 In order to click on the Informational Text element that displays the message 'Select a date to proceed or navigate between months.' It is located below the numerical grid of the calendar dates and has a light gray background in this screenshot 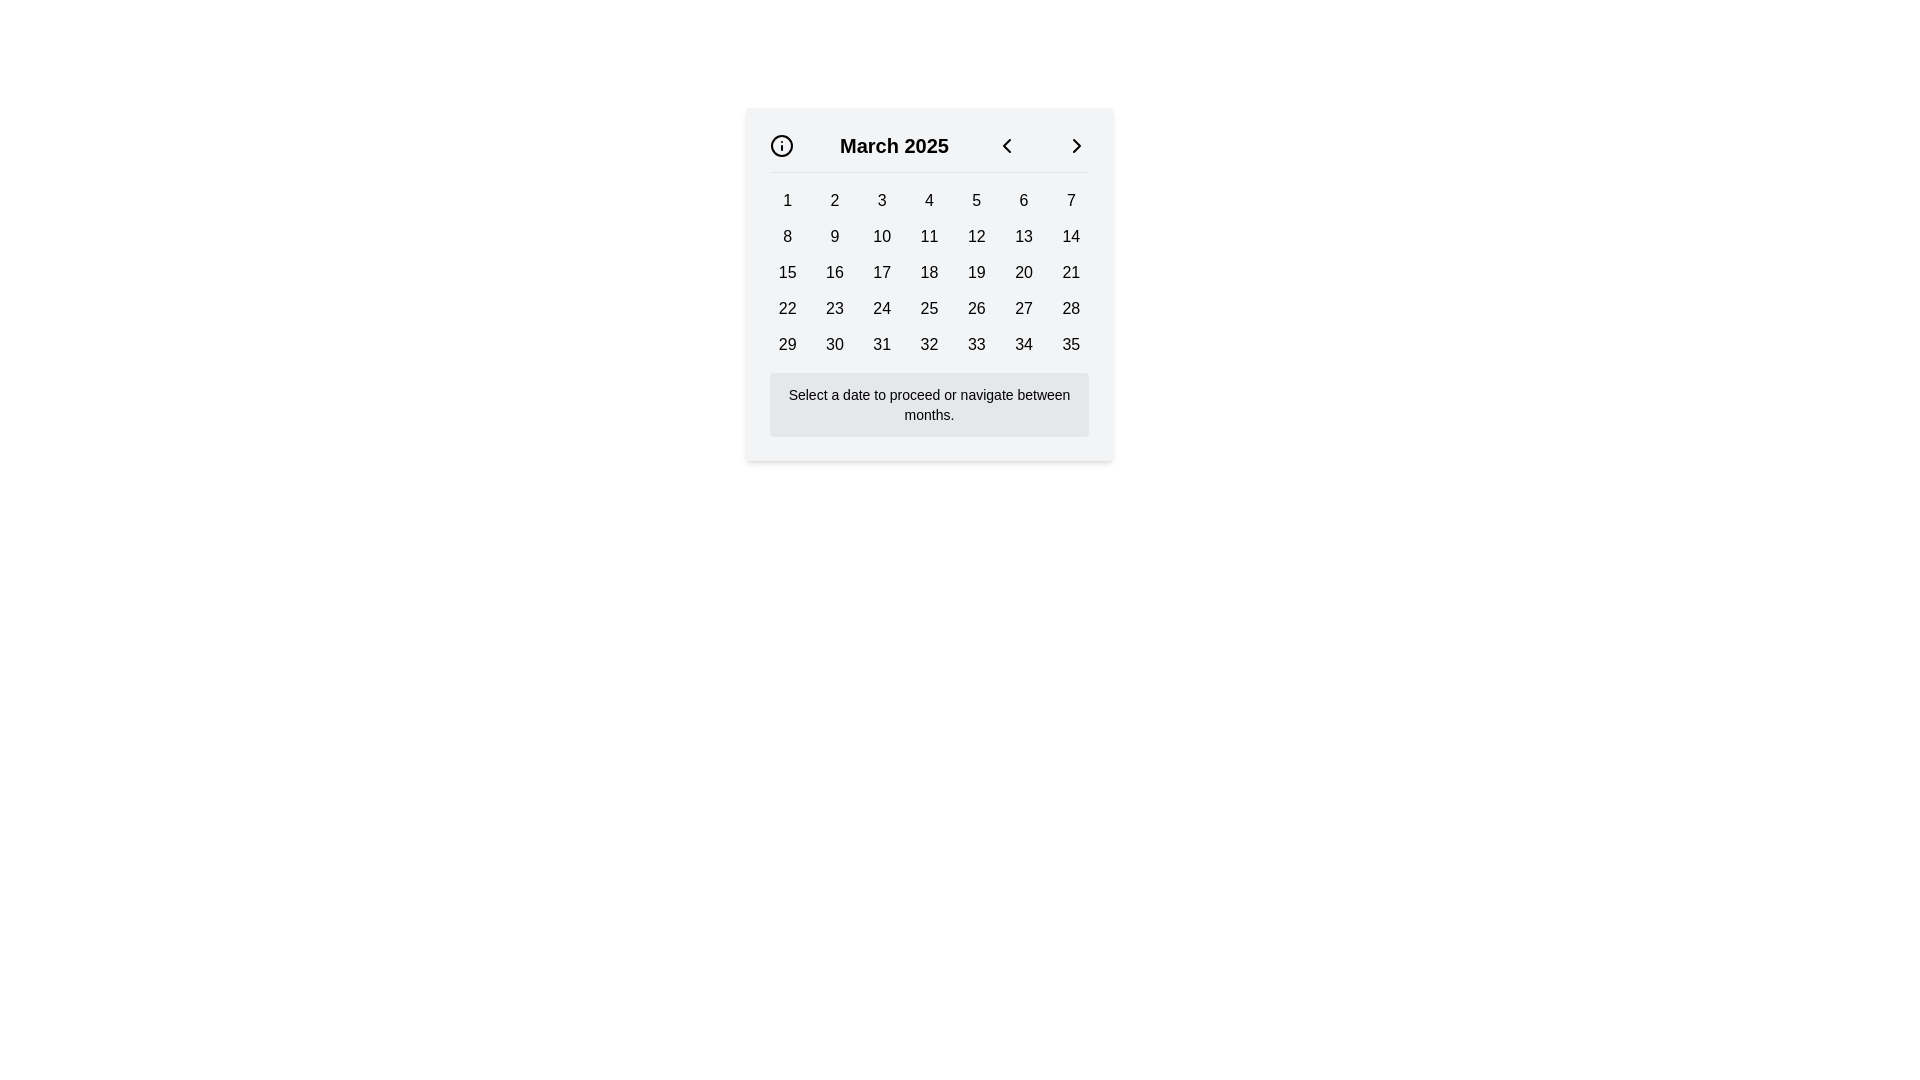, I will do `click(928, 405)`.